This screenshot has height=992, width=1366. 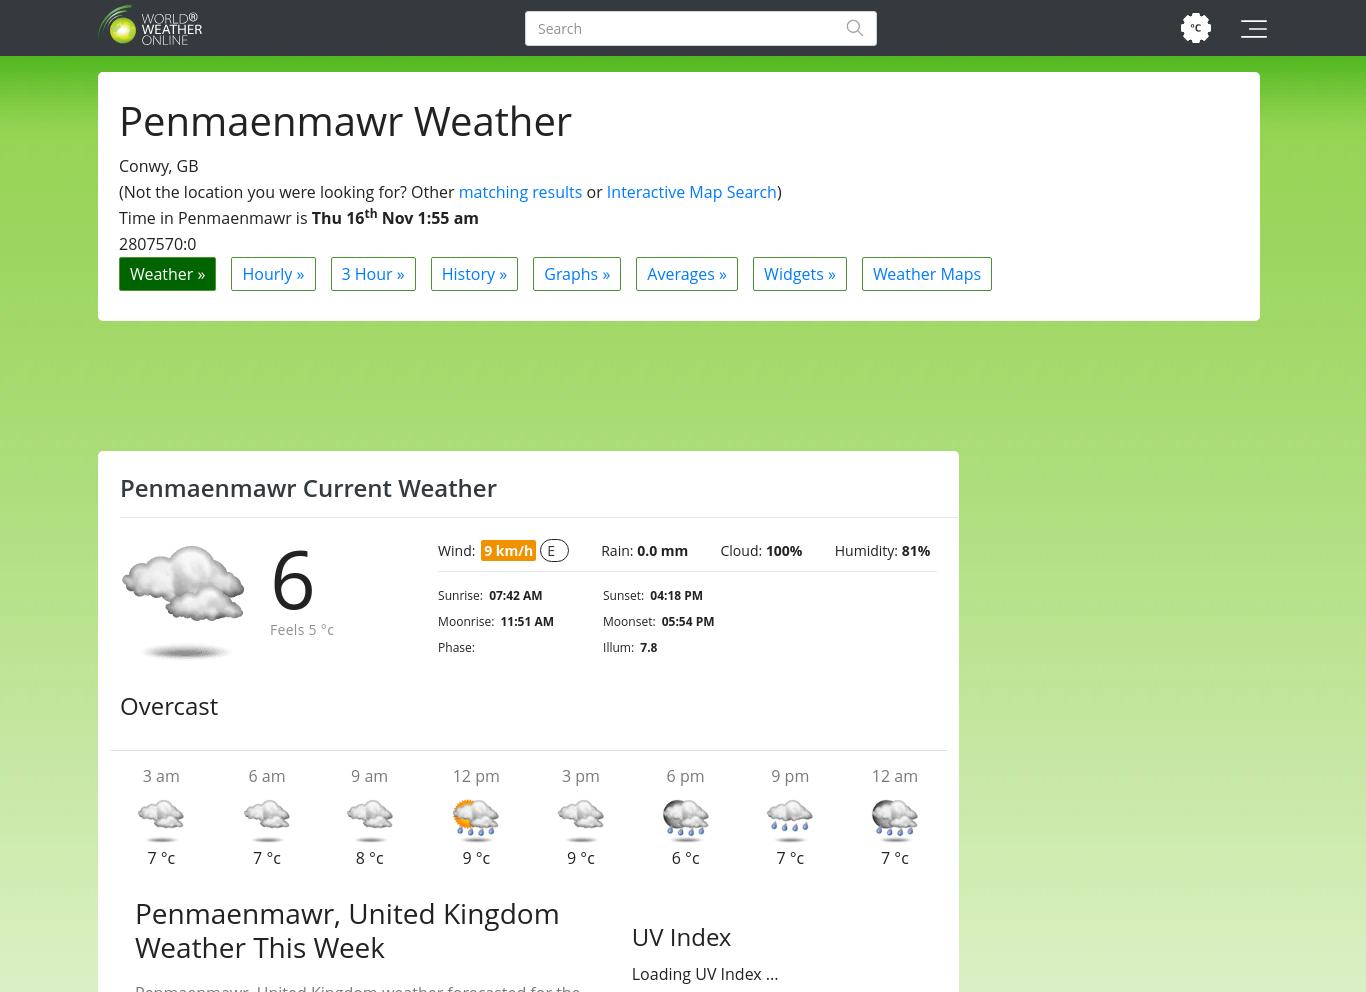 I want to click on 'Interactive Map Search', so click(x=691, y=190).